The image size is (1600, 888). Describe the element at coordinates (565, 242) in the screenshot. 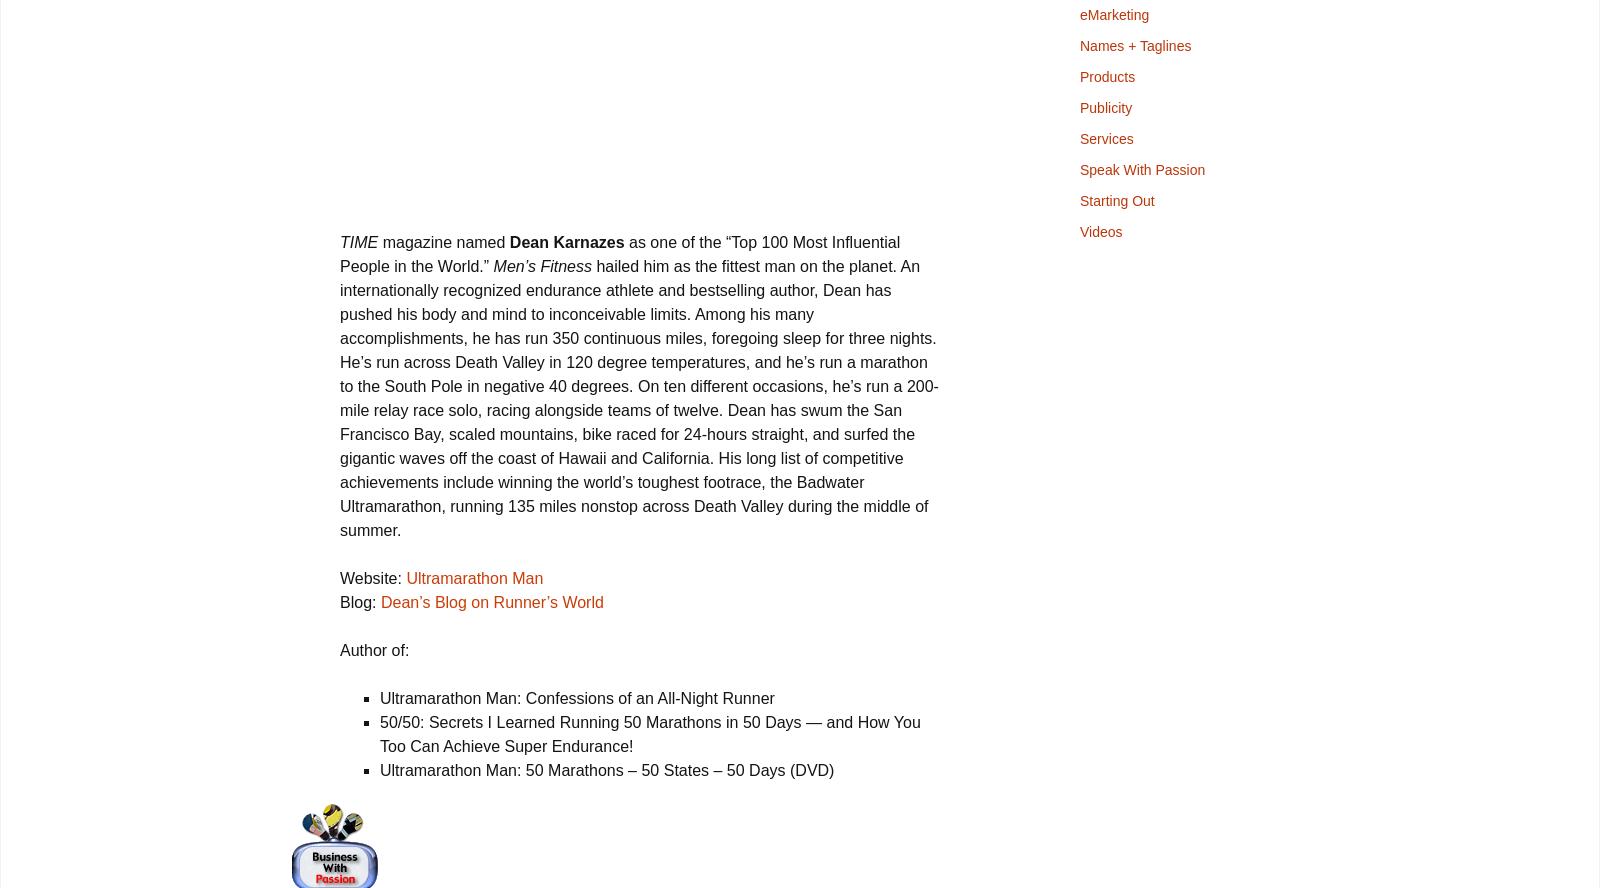

I see `'Dean Karnazes'` at that location.